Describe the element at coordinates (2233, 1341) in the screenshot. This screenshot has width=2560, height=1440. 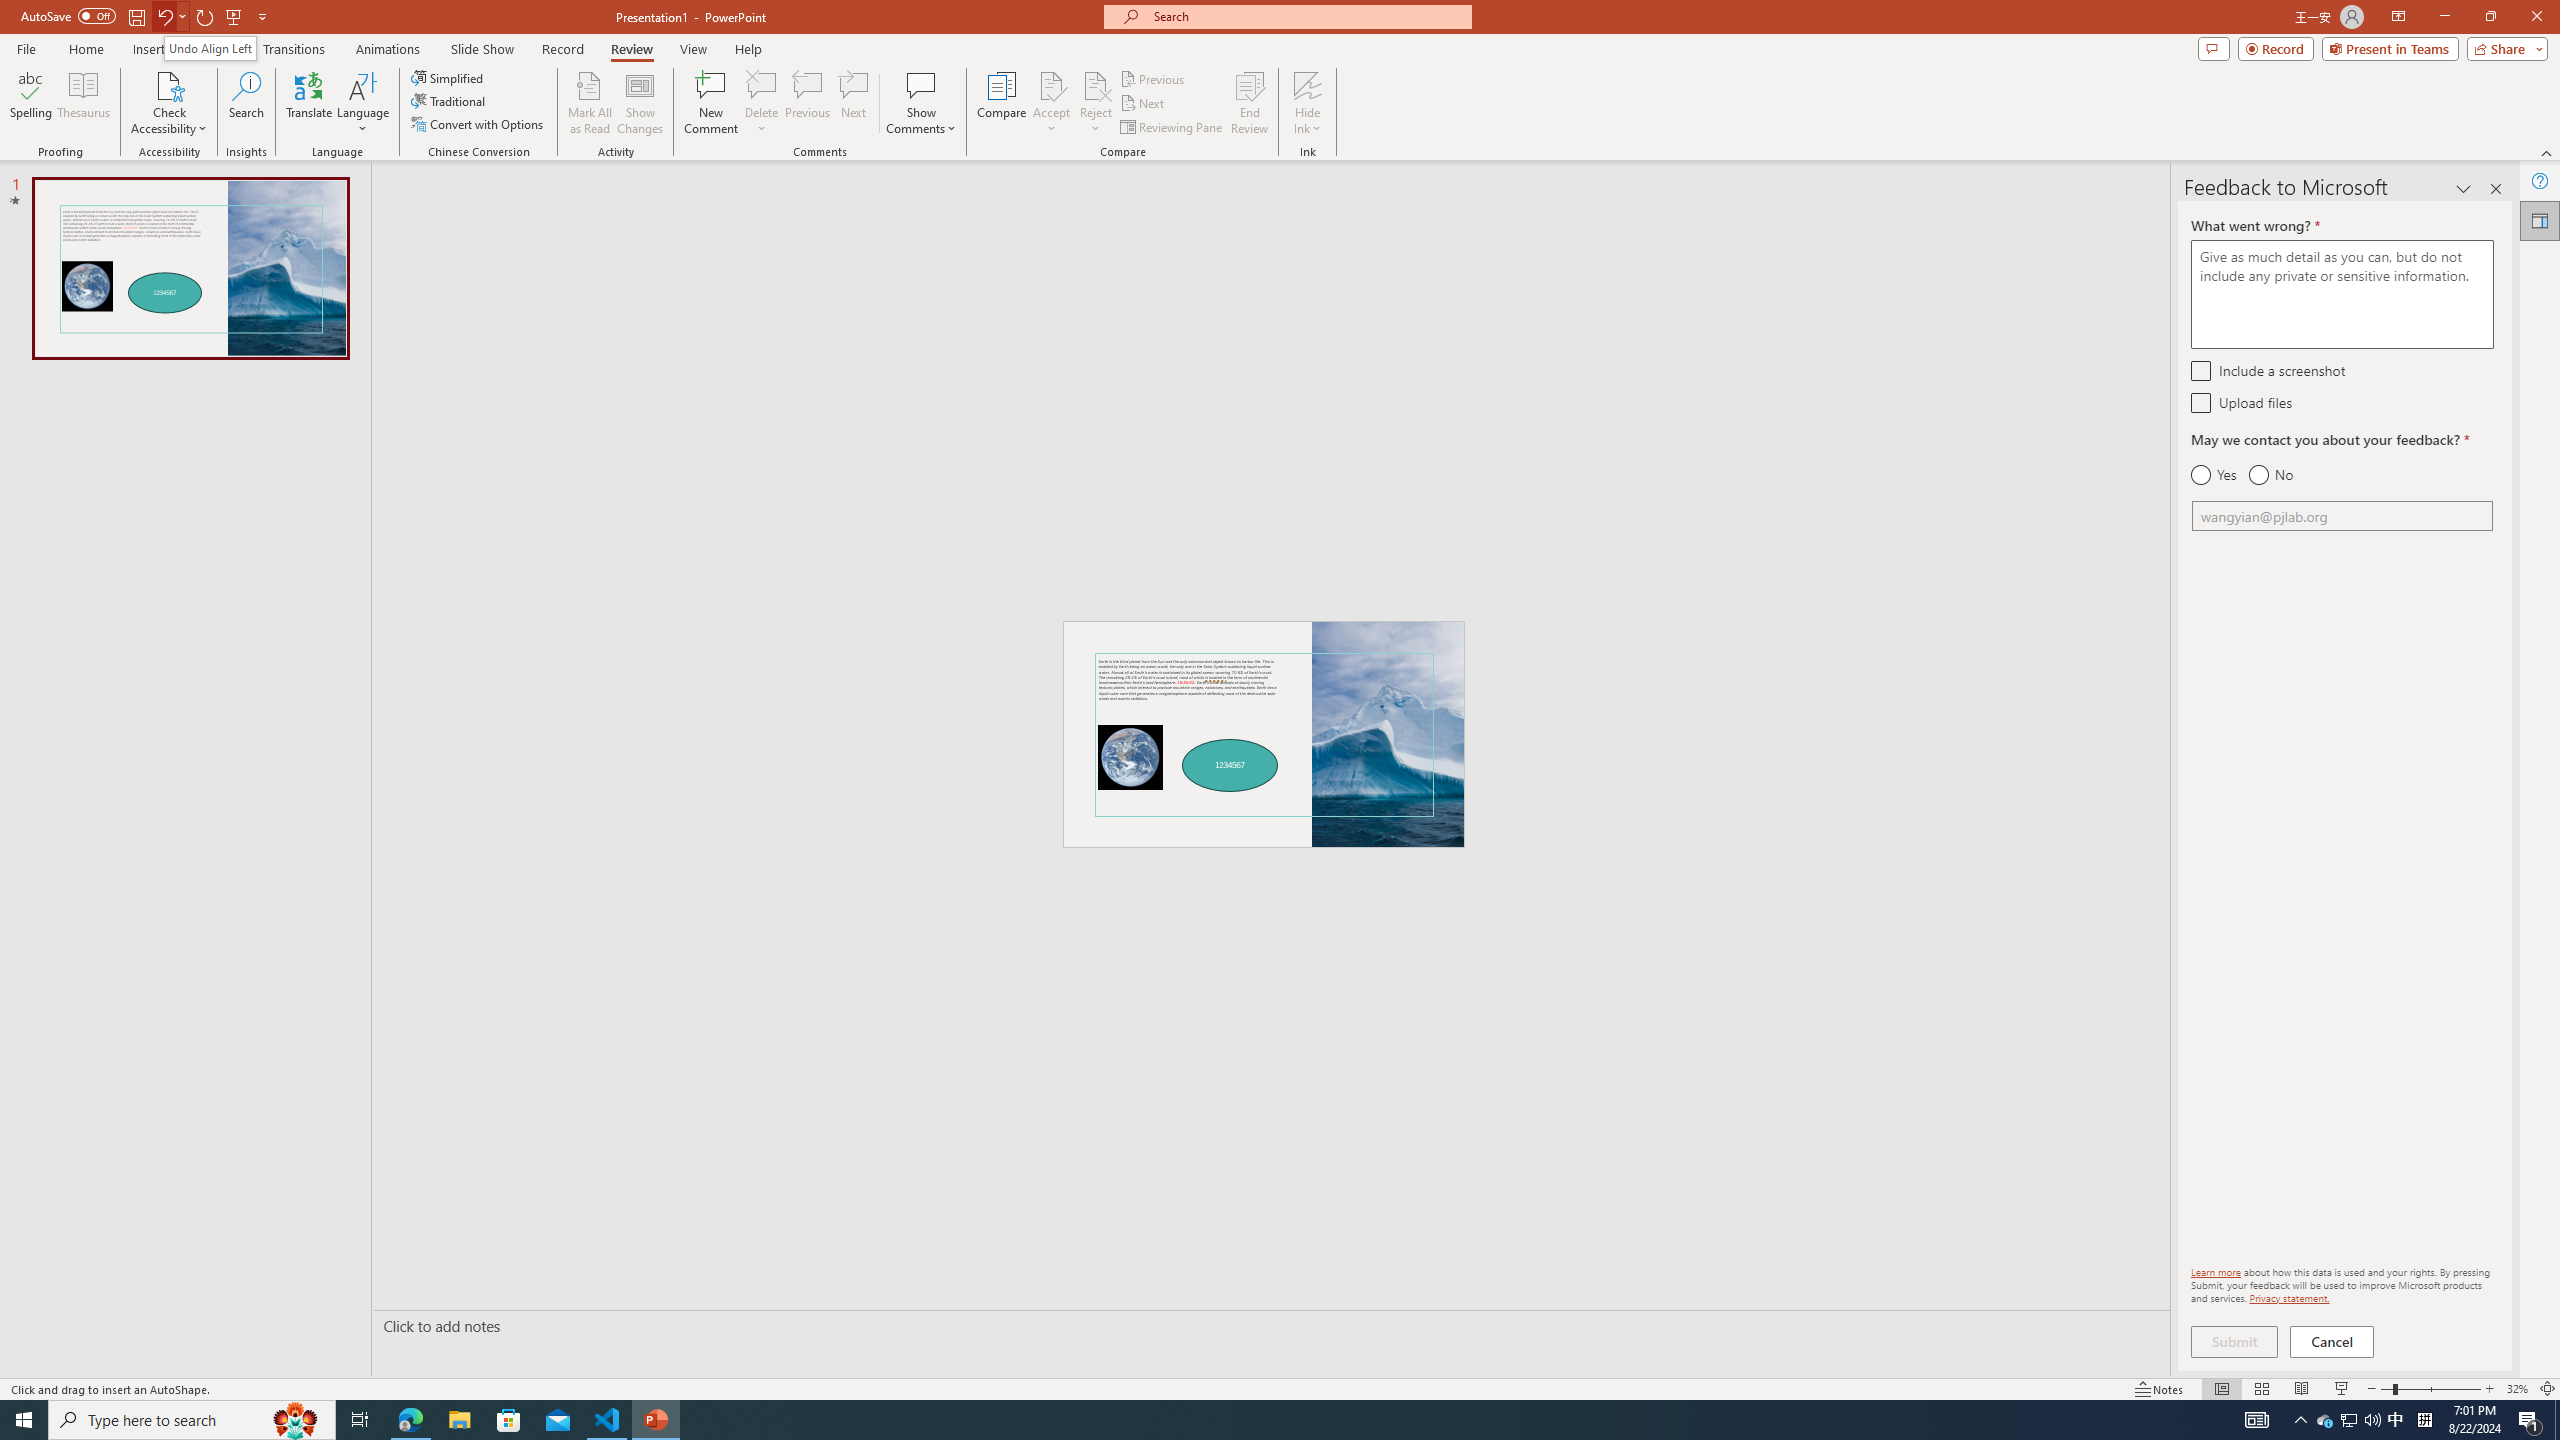
I see `'Submit'` at that location.